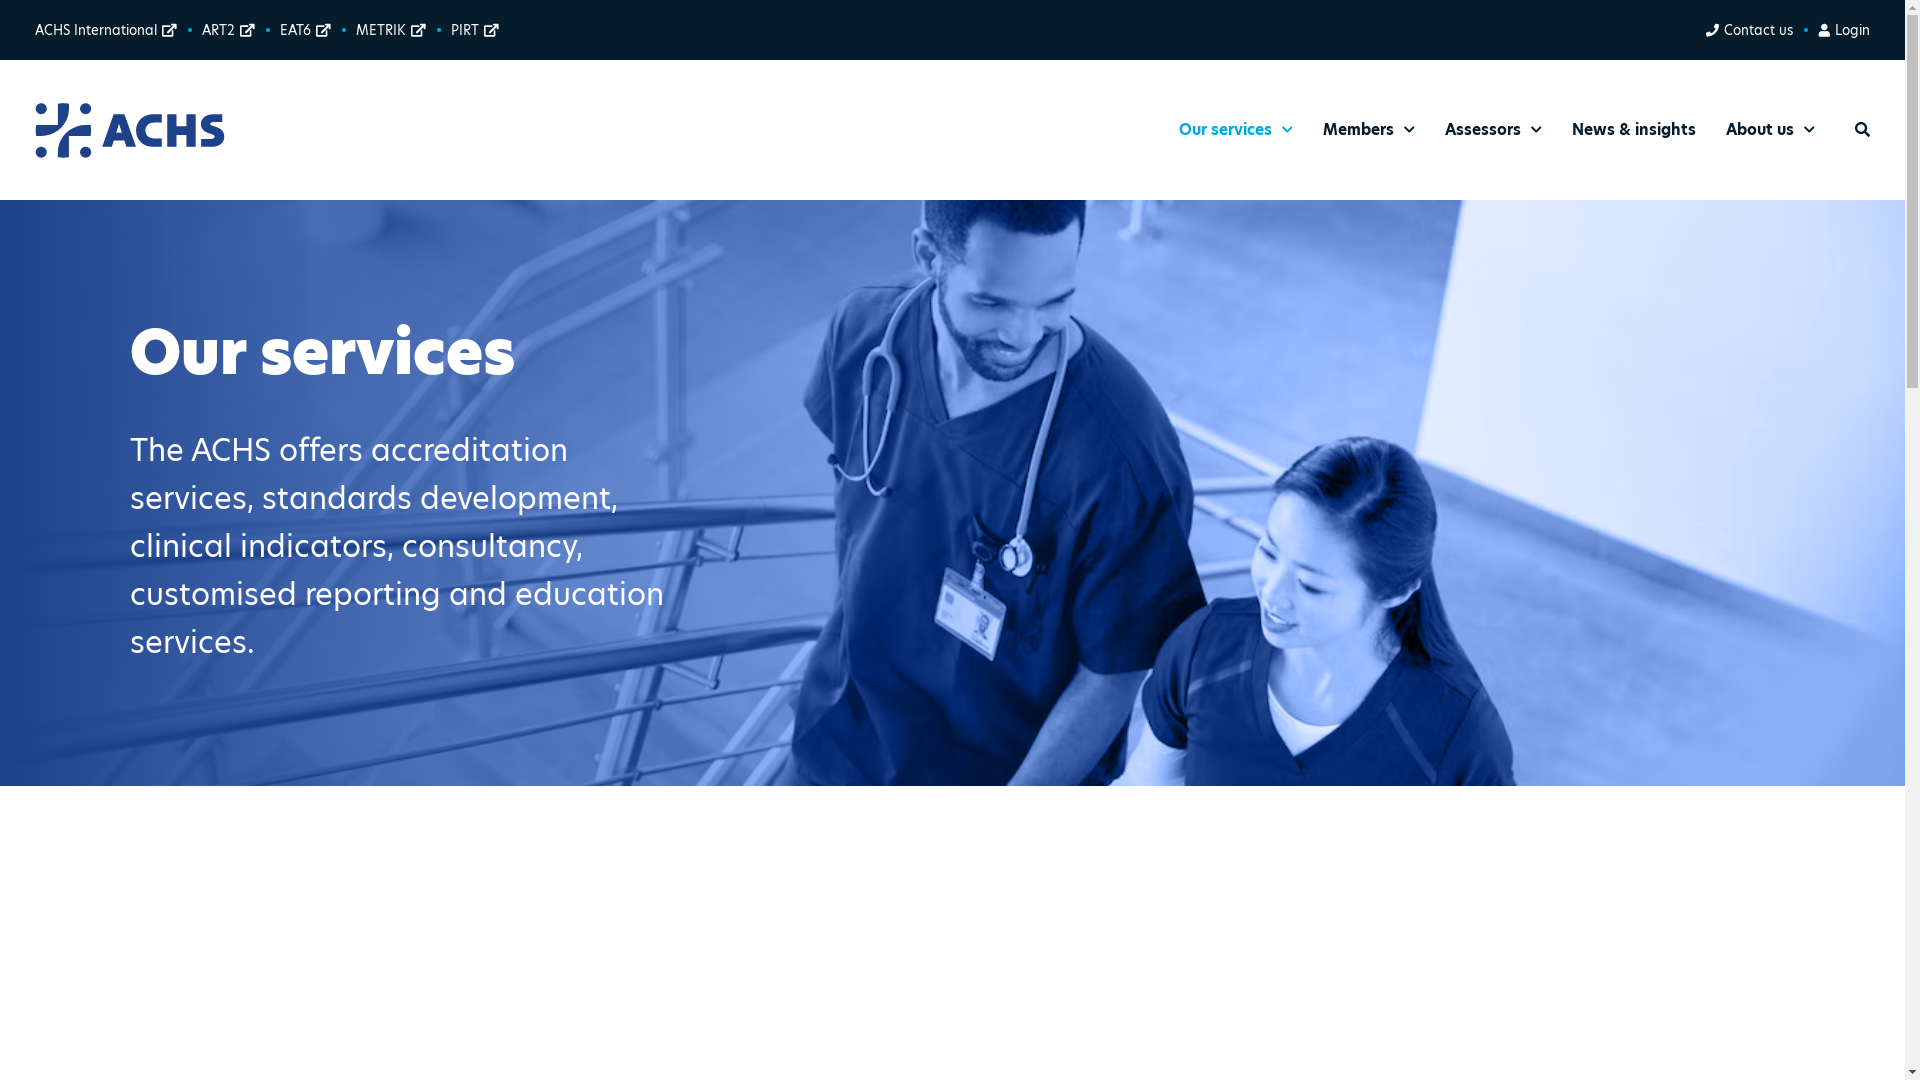 This screenshot has width=1920, height=1080. Describe the element at coordinates (1842, 30) in the screenshot. I see `'Login'` at that location.